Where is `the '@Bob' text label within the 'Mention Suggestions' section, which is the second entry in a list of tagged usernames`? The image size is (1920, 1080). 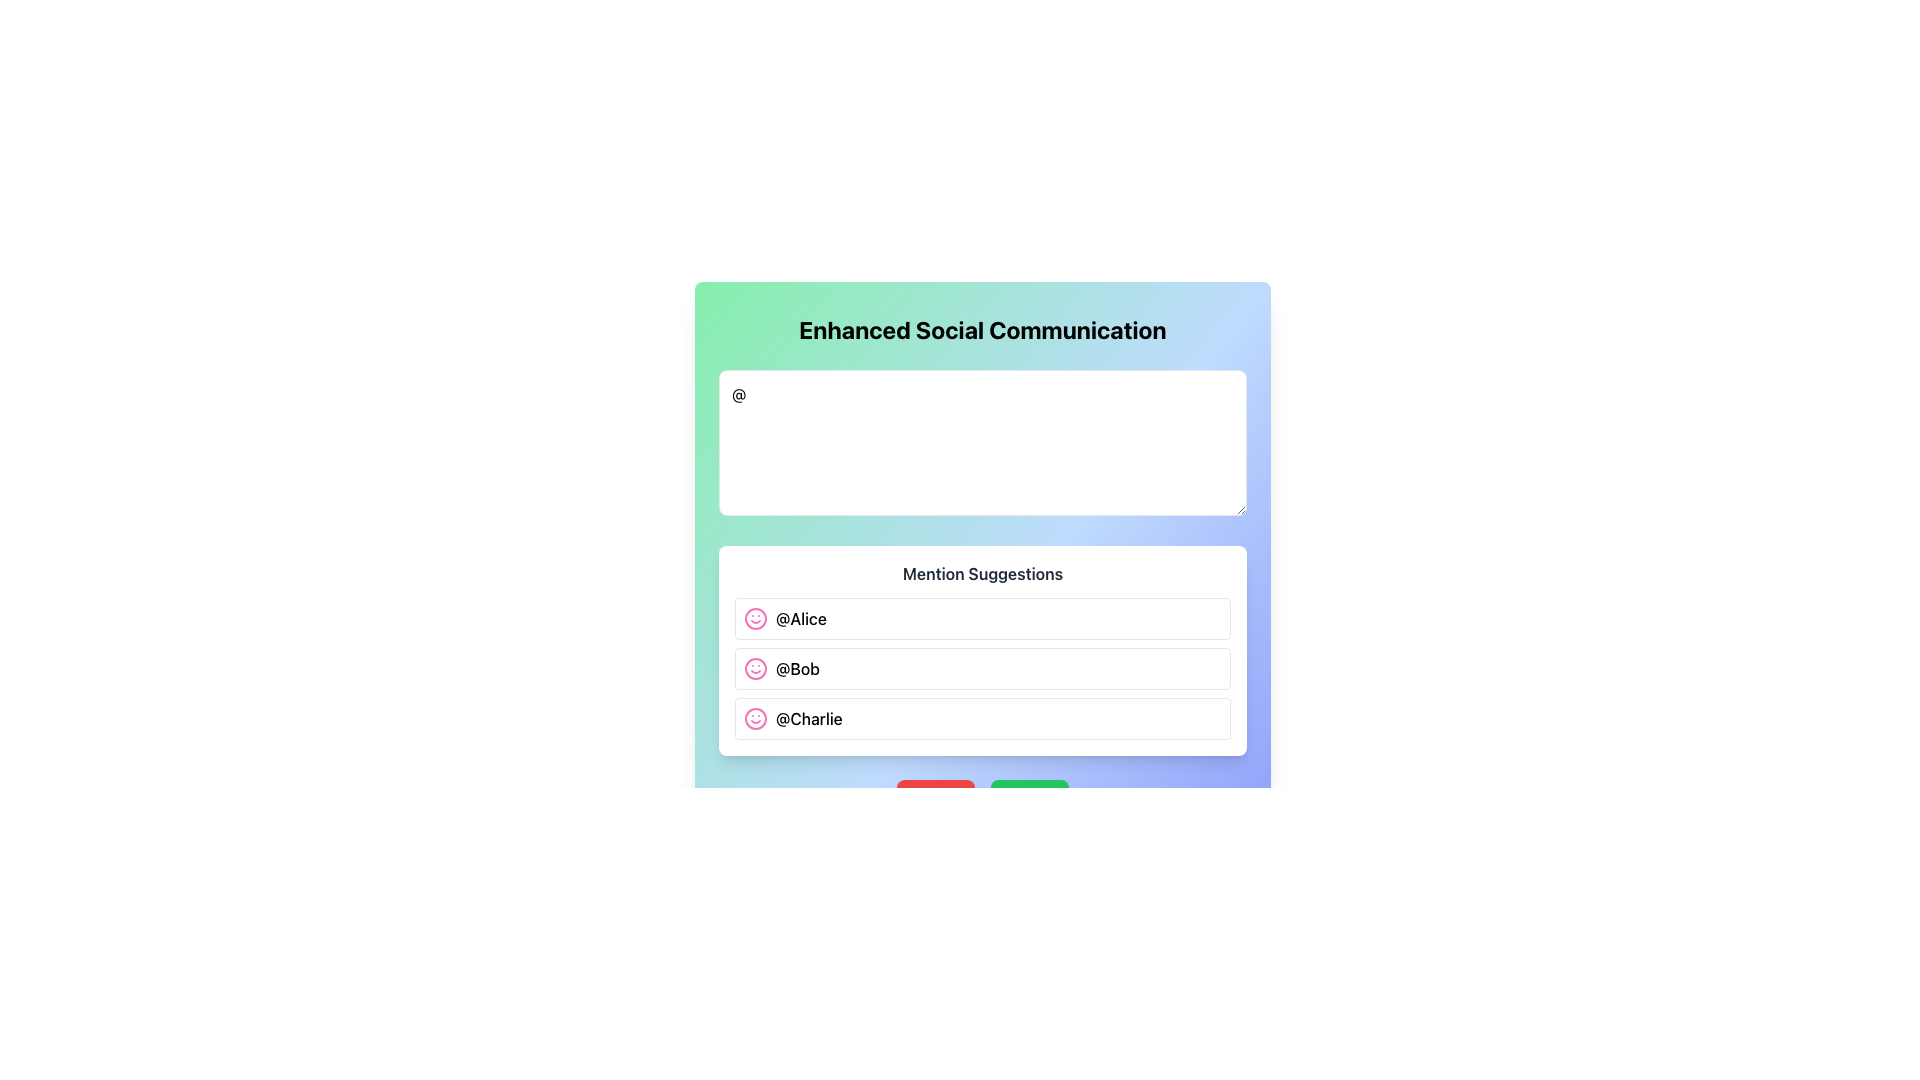 the '@Bob' text label within the 'Mention Suggestions' section, which is the second entry in a list of tagged usernames is located at coordinates (796, 668).